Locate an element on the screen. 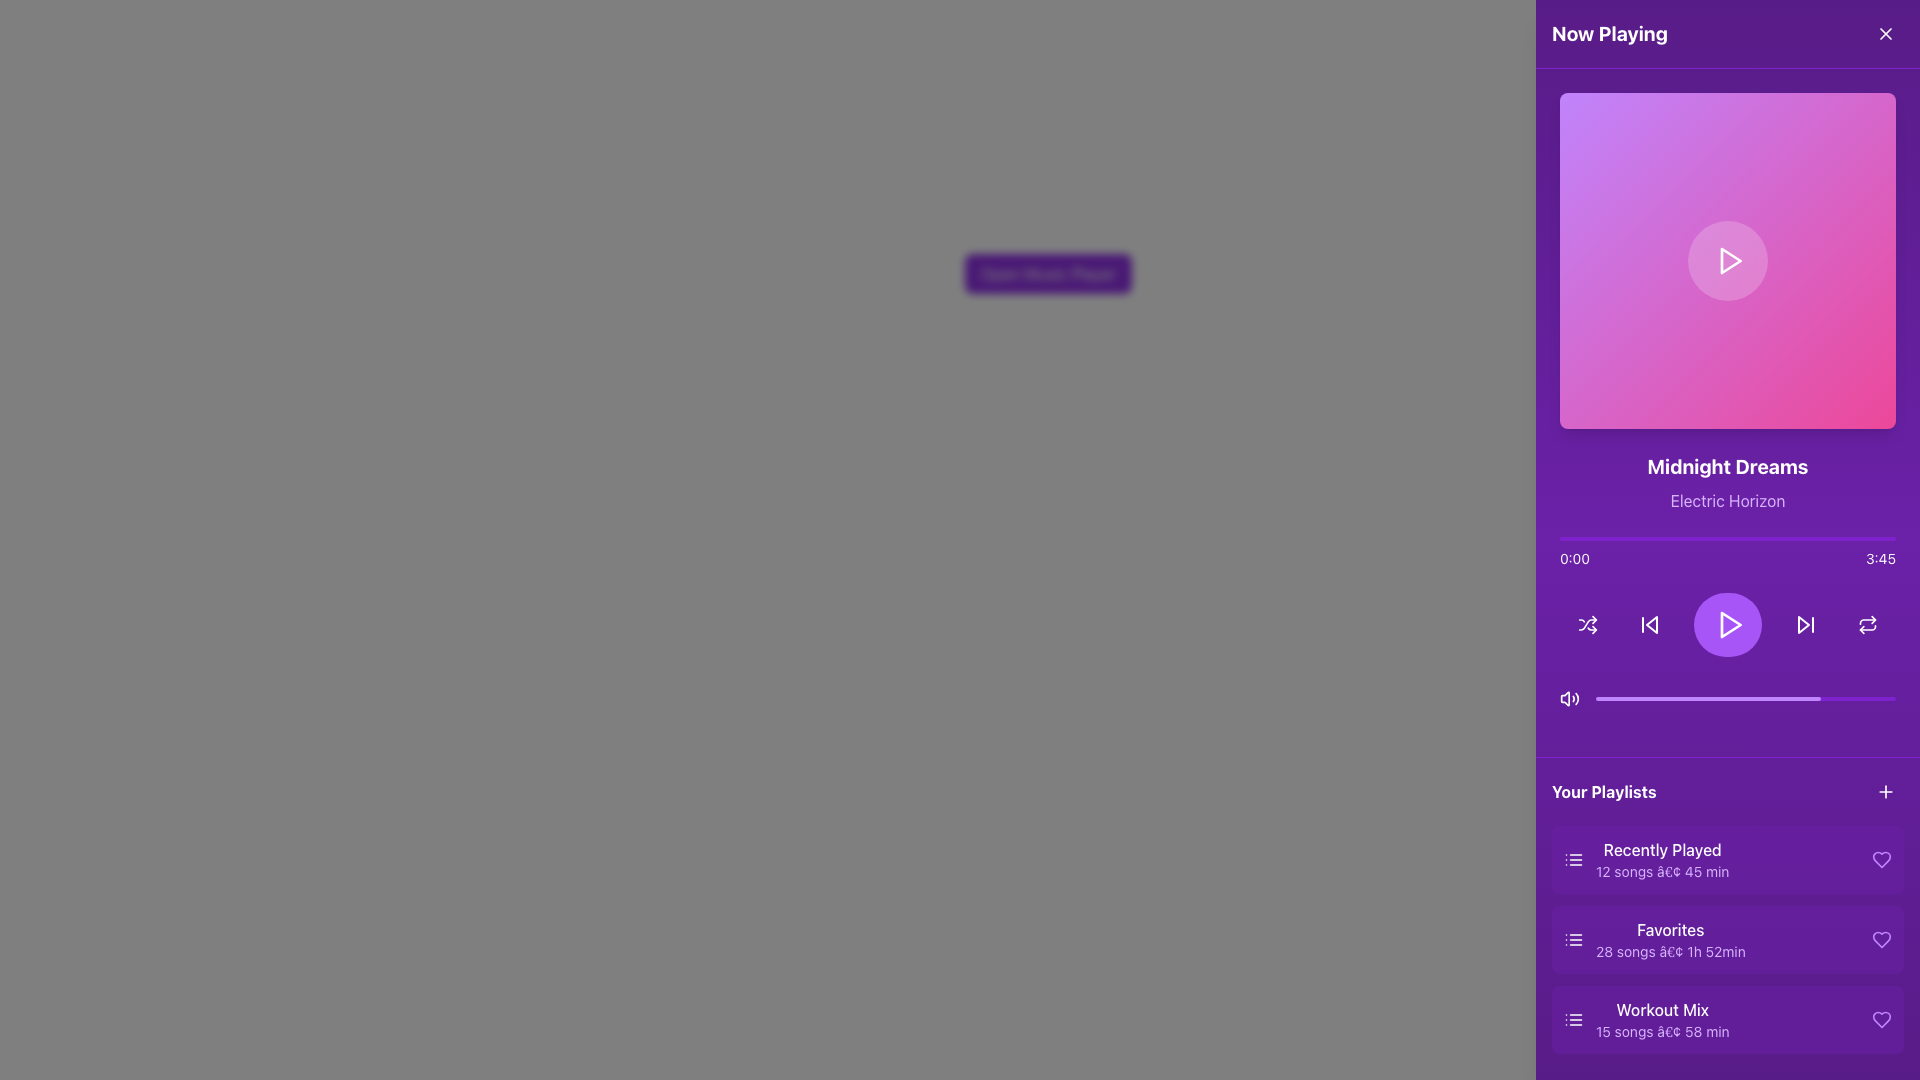 This screenshot has width=1920, height=1080. the volume is located at coordinates (1770, 697).